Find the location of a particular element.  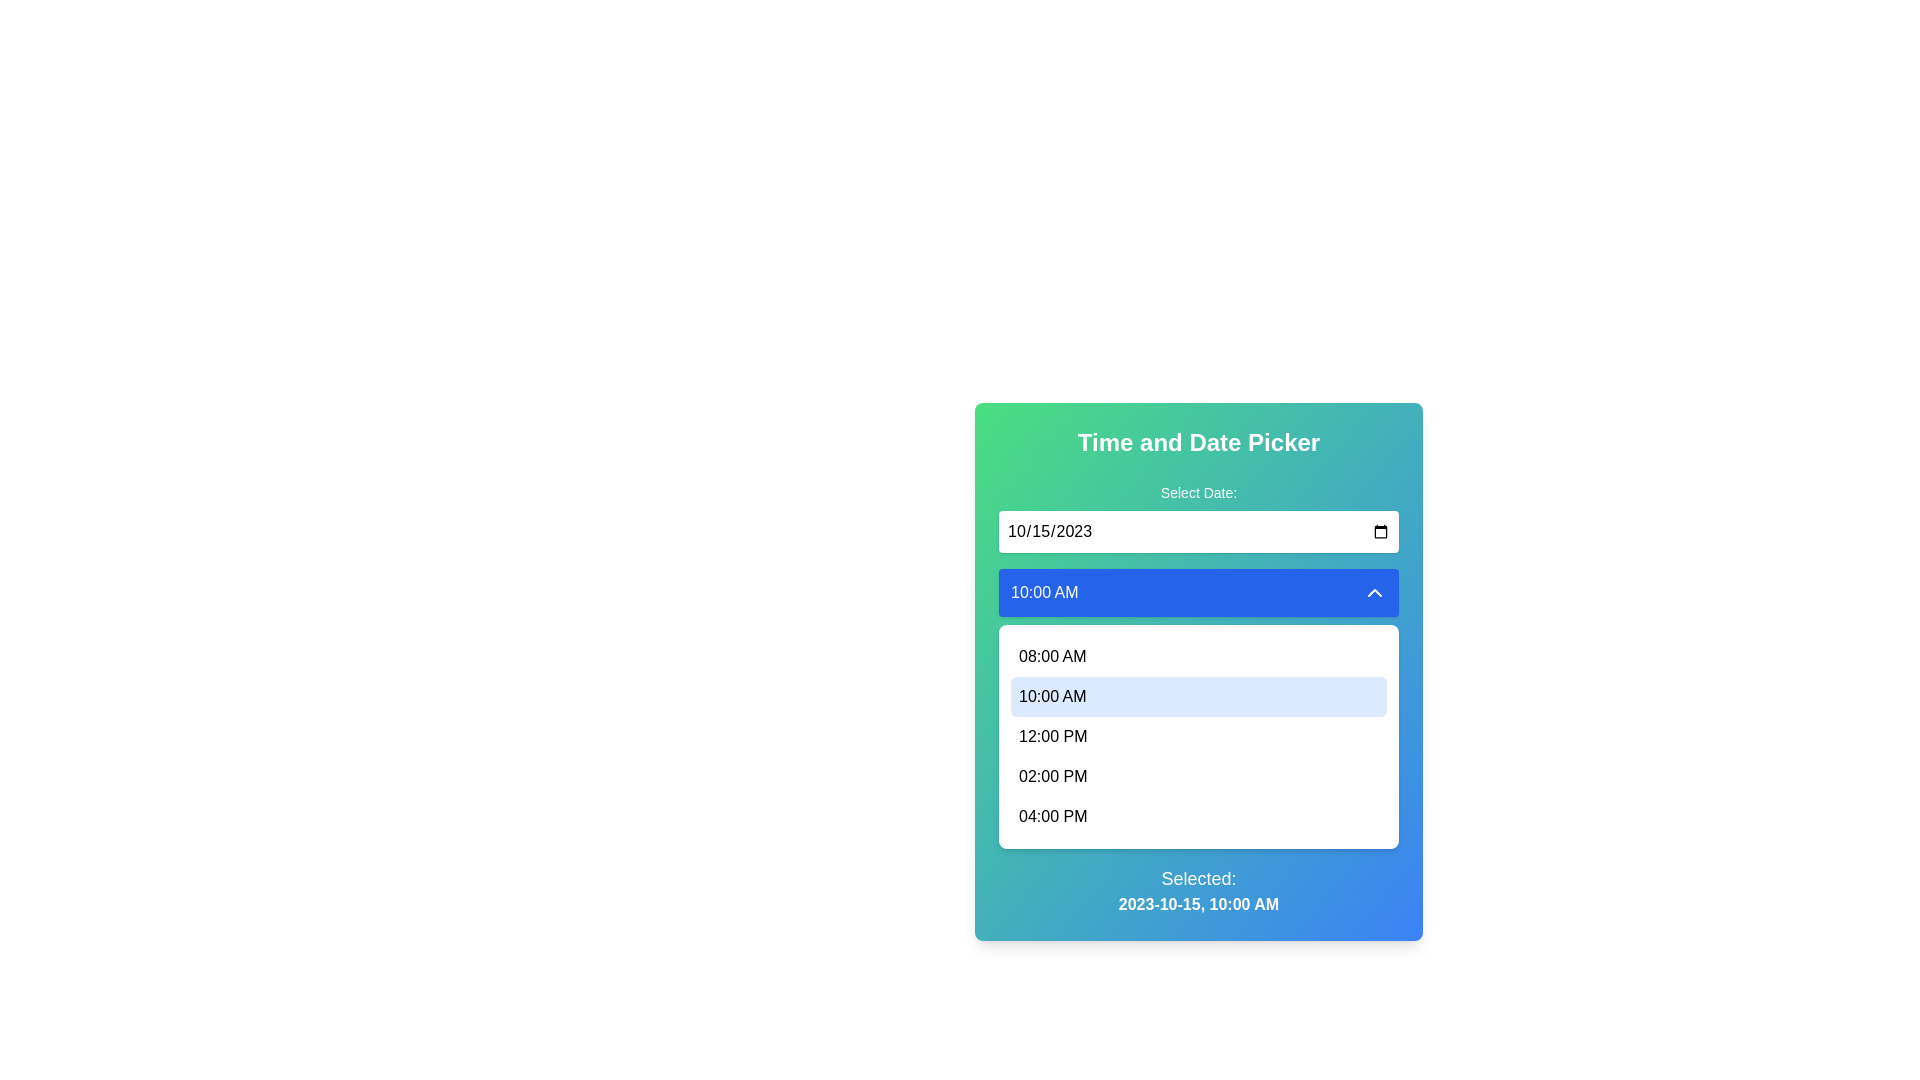

the list item labeled '12:00 PM' in the dropdown selection list of the time picker interface is located at coordinates (1199, 736).